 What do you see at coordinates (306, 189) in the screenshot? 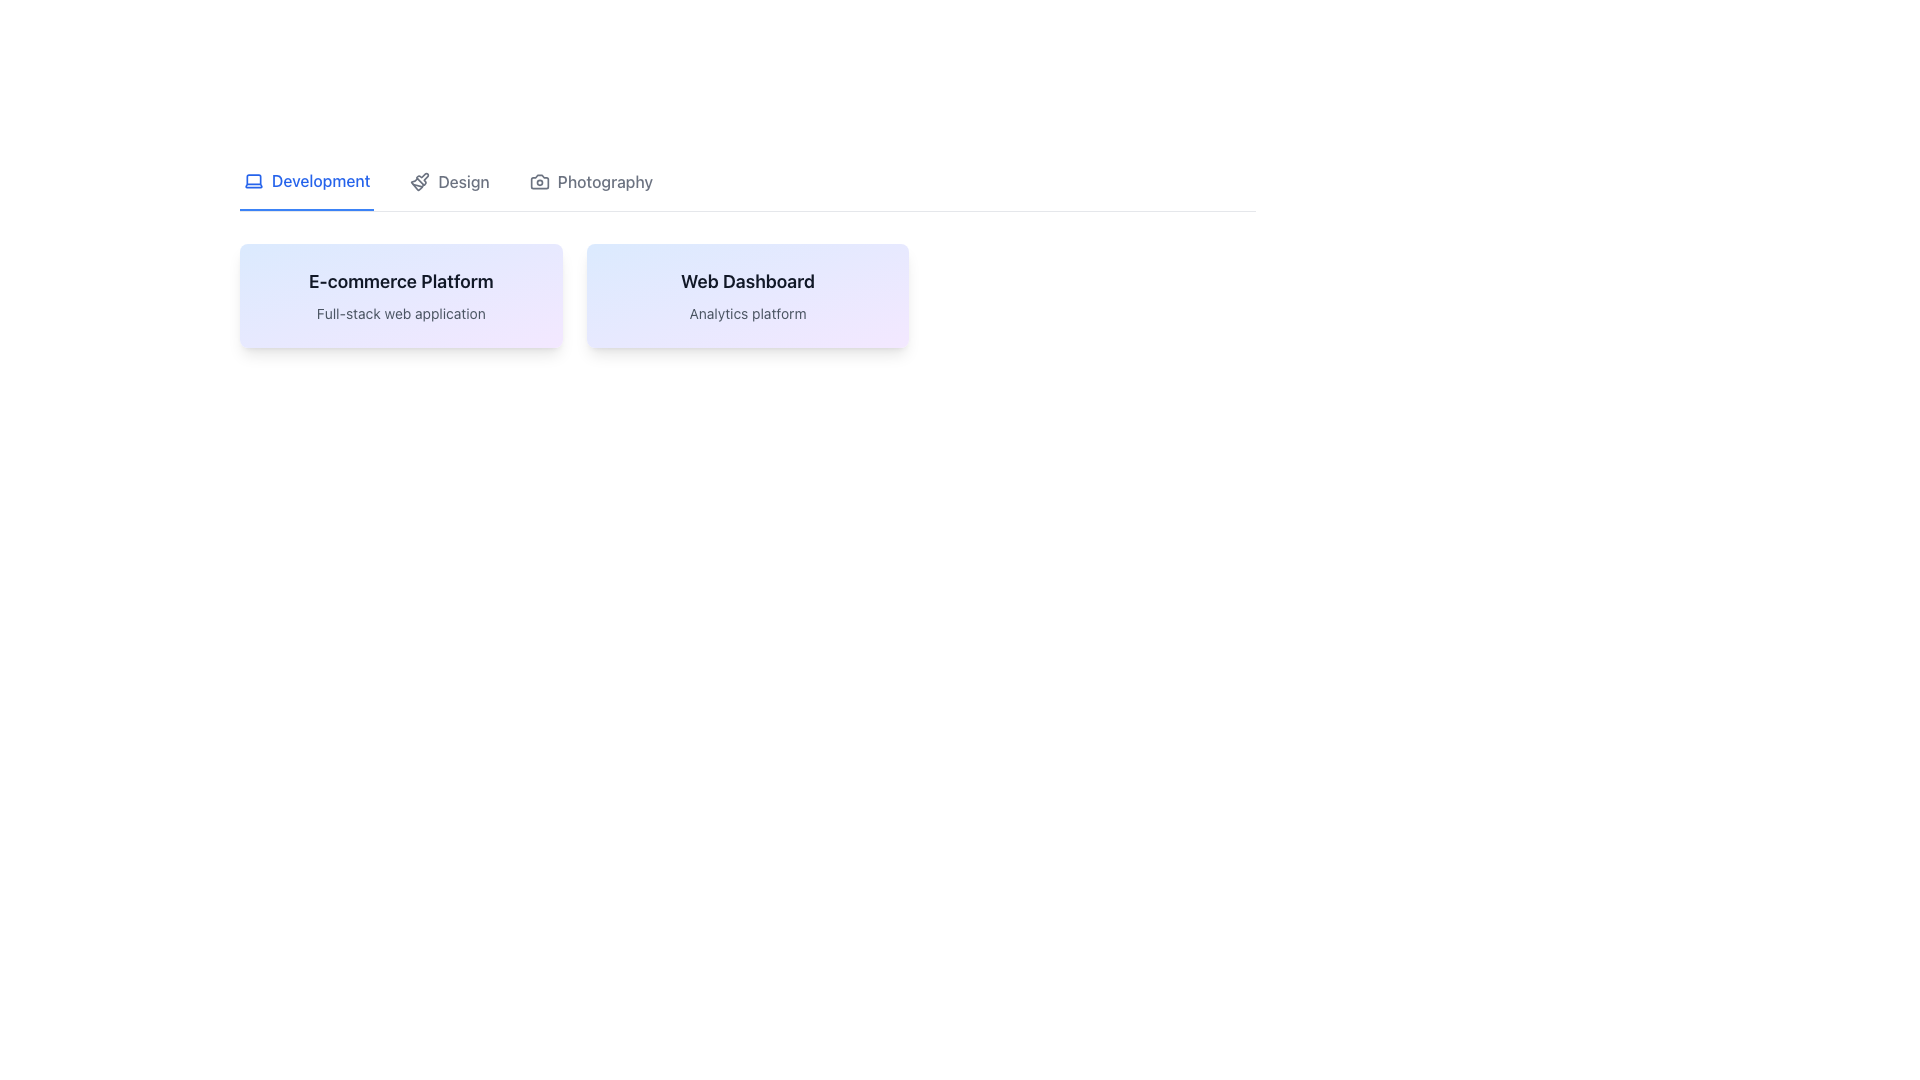
I see `the 'Development' tab button in the navigation bar` at bounding box center [306, 189].